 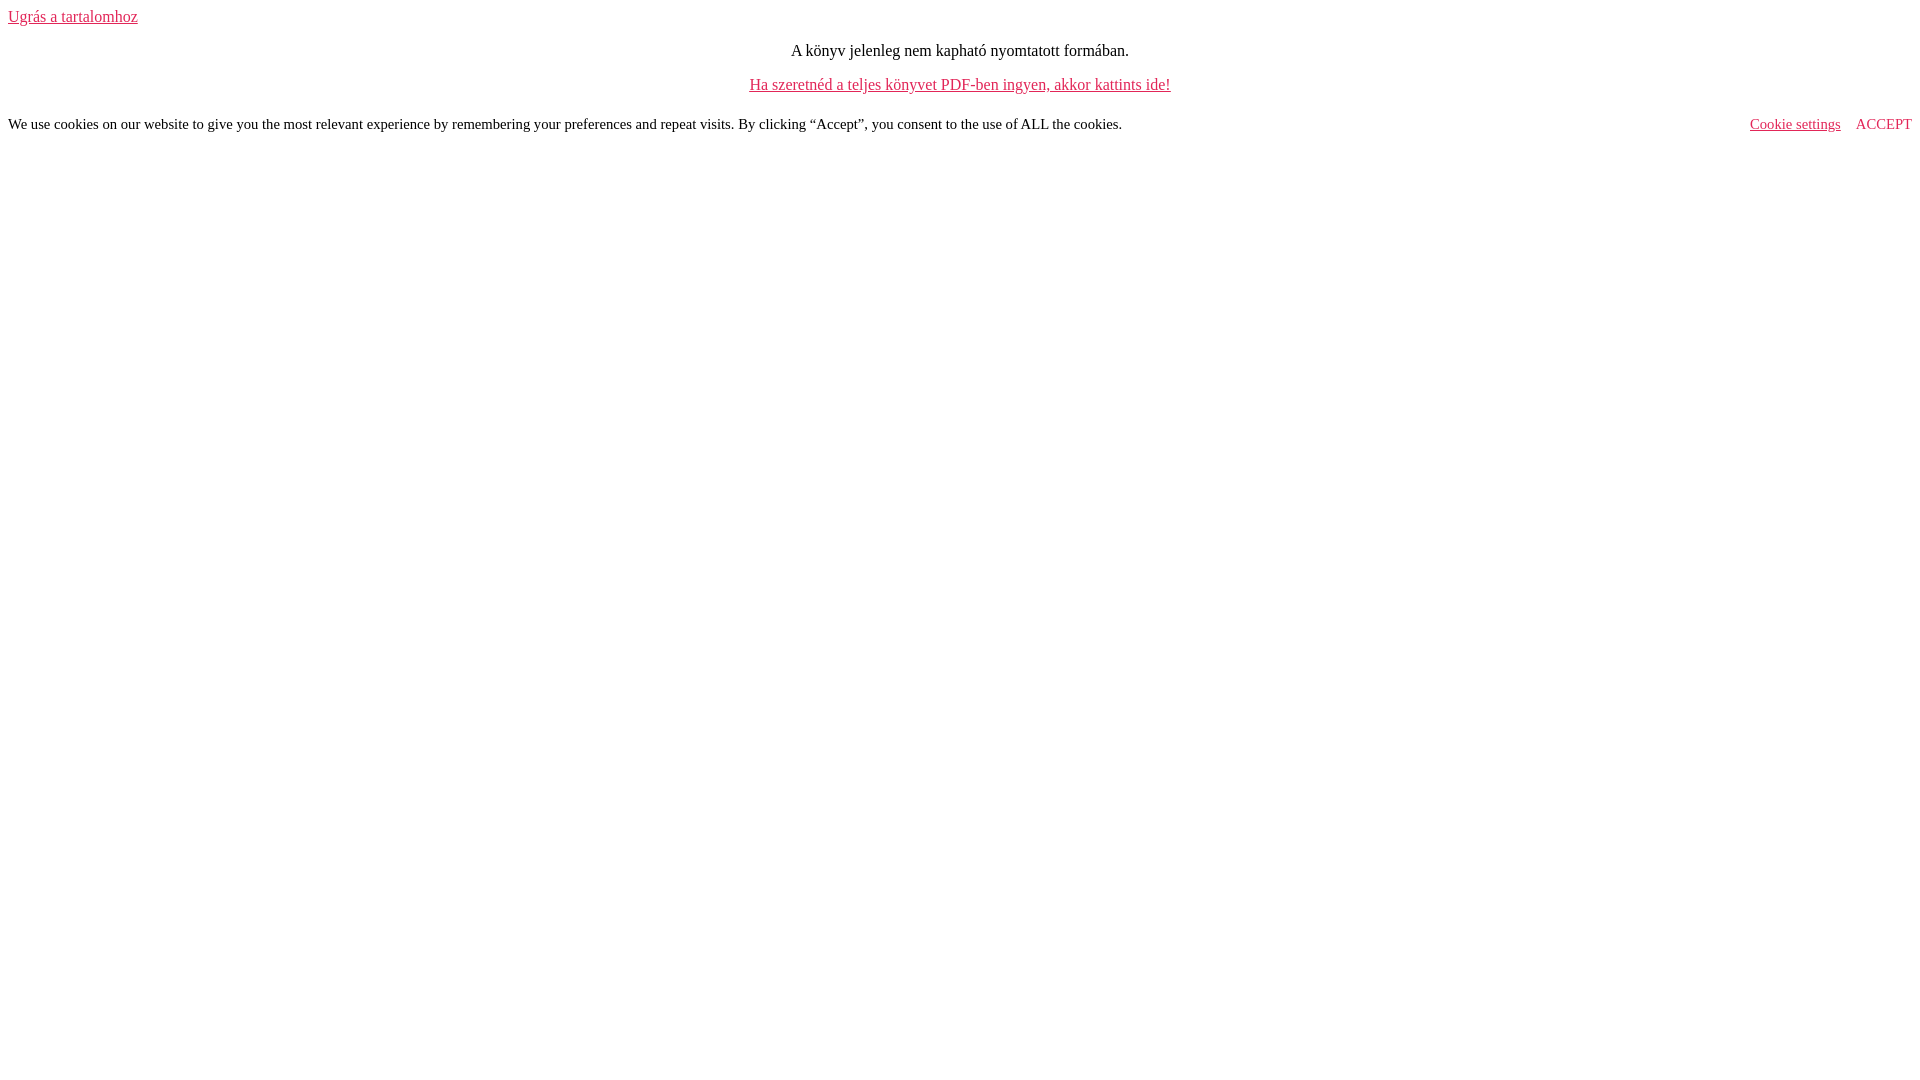 I want to click on 'ACCEPT', so click(x=1882, y=123).